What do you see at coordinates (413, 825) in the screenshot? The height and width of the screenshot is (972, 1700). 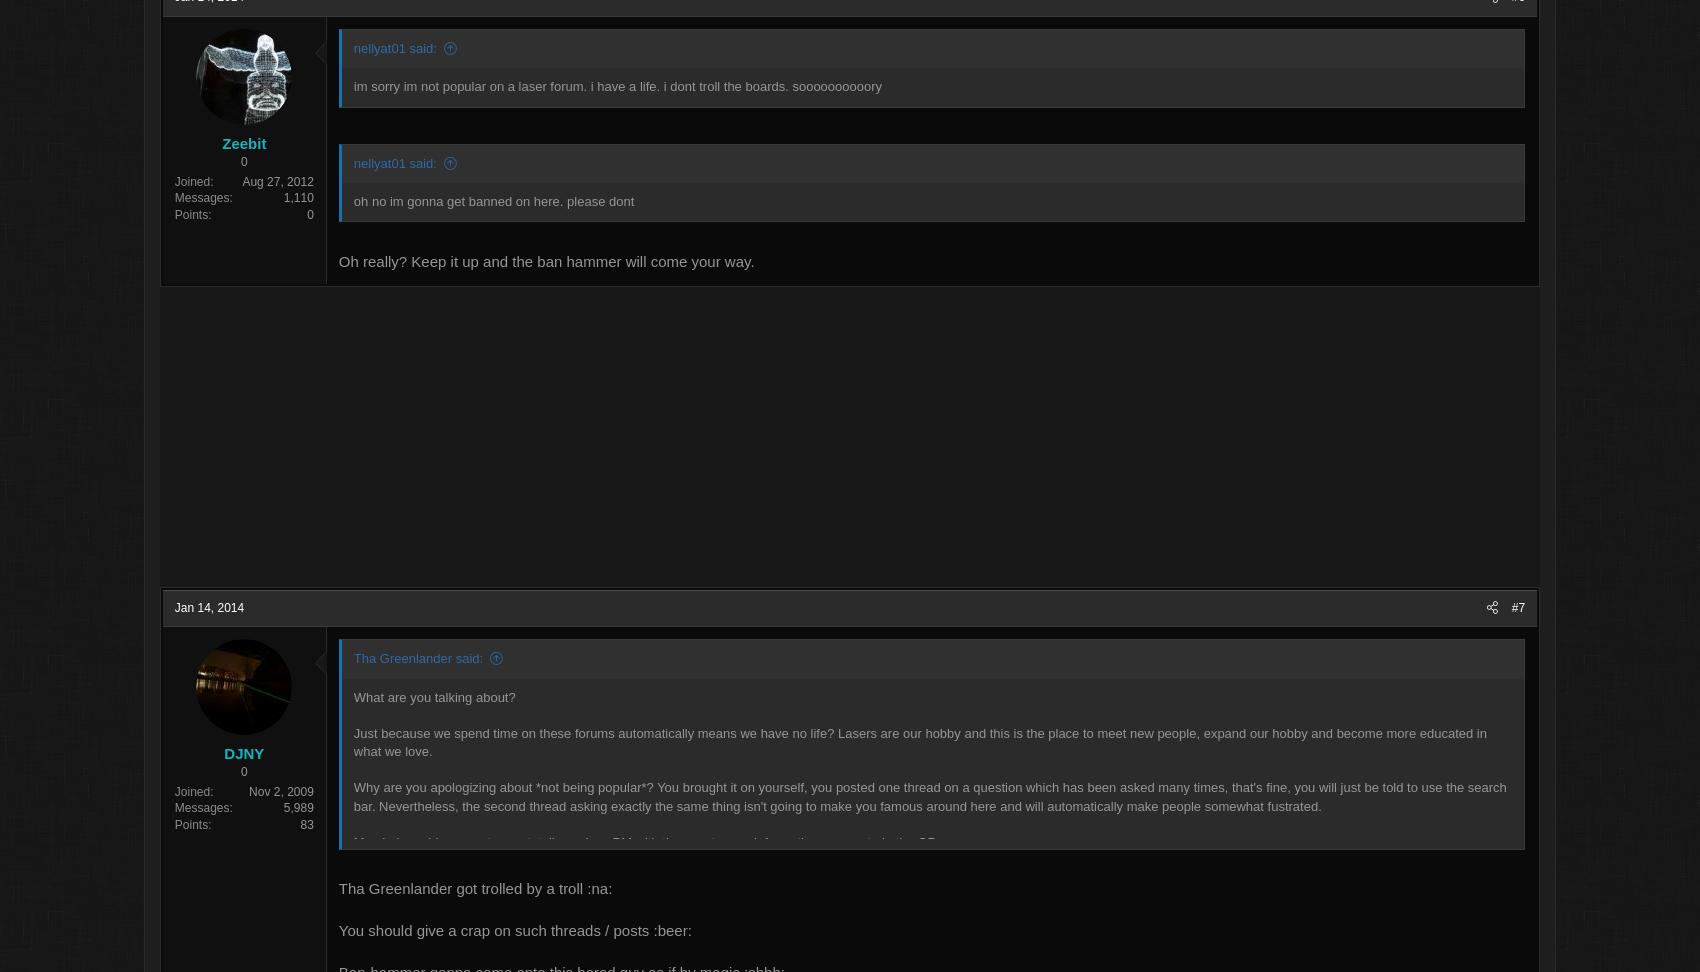 I see `'83'` at bounding box center [413, 825].